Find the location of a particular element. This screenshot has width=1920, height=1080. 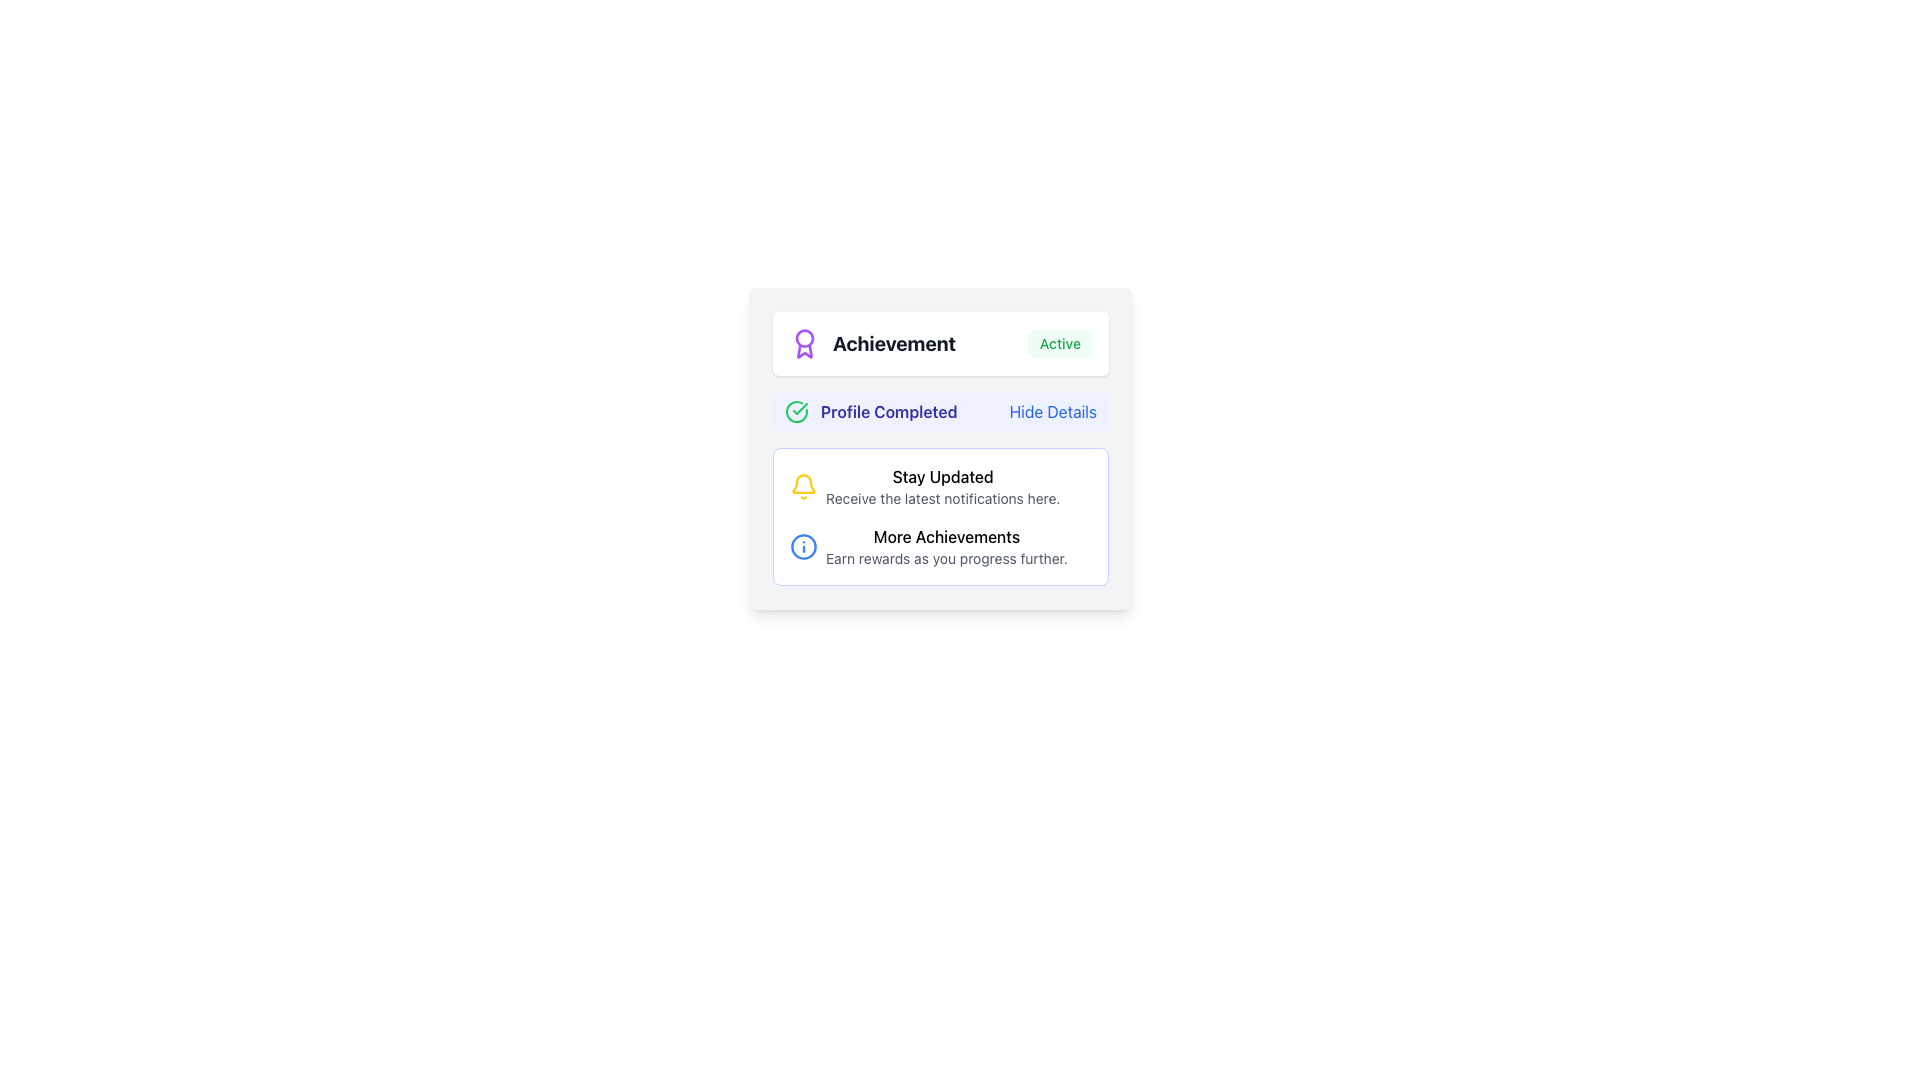

the Textual information block that provides information about achievements and rewards, located underneath the 'Stay Updated' text component is located at coordinates (945, 547).